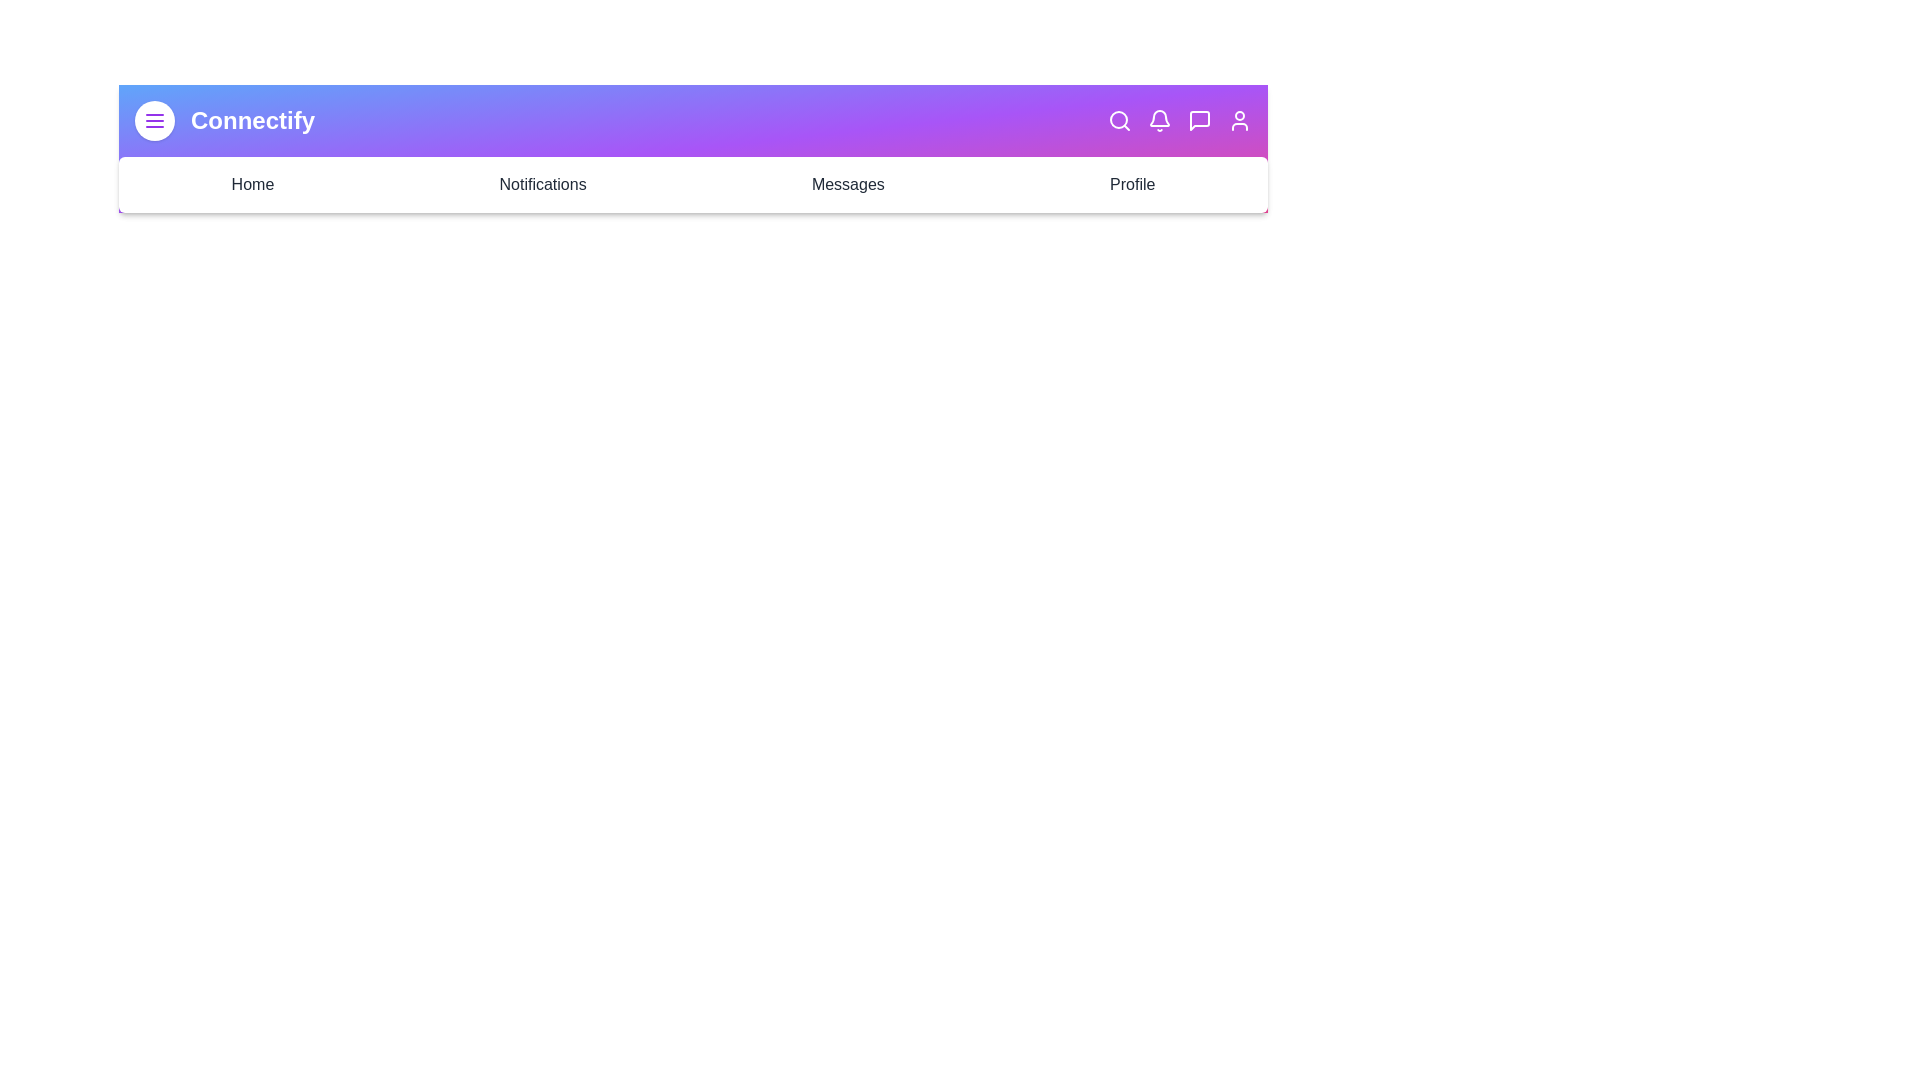  Describe the element at coordinates (1160, 120) in the screenshot. I see `the Notifications icon in the top-right section` at that location.